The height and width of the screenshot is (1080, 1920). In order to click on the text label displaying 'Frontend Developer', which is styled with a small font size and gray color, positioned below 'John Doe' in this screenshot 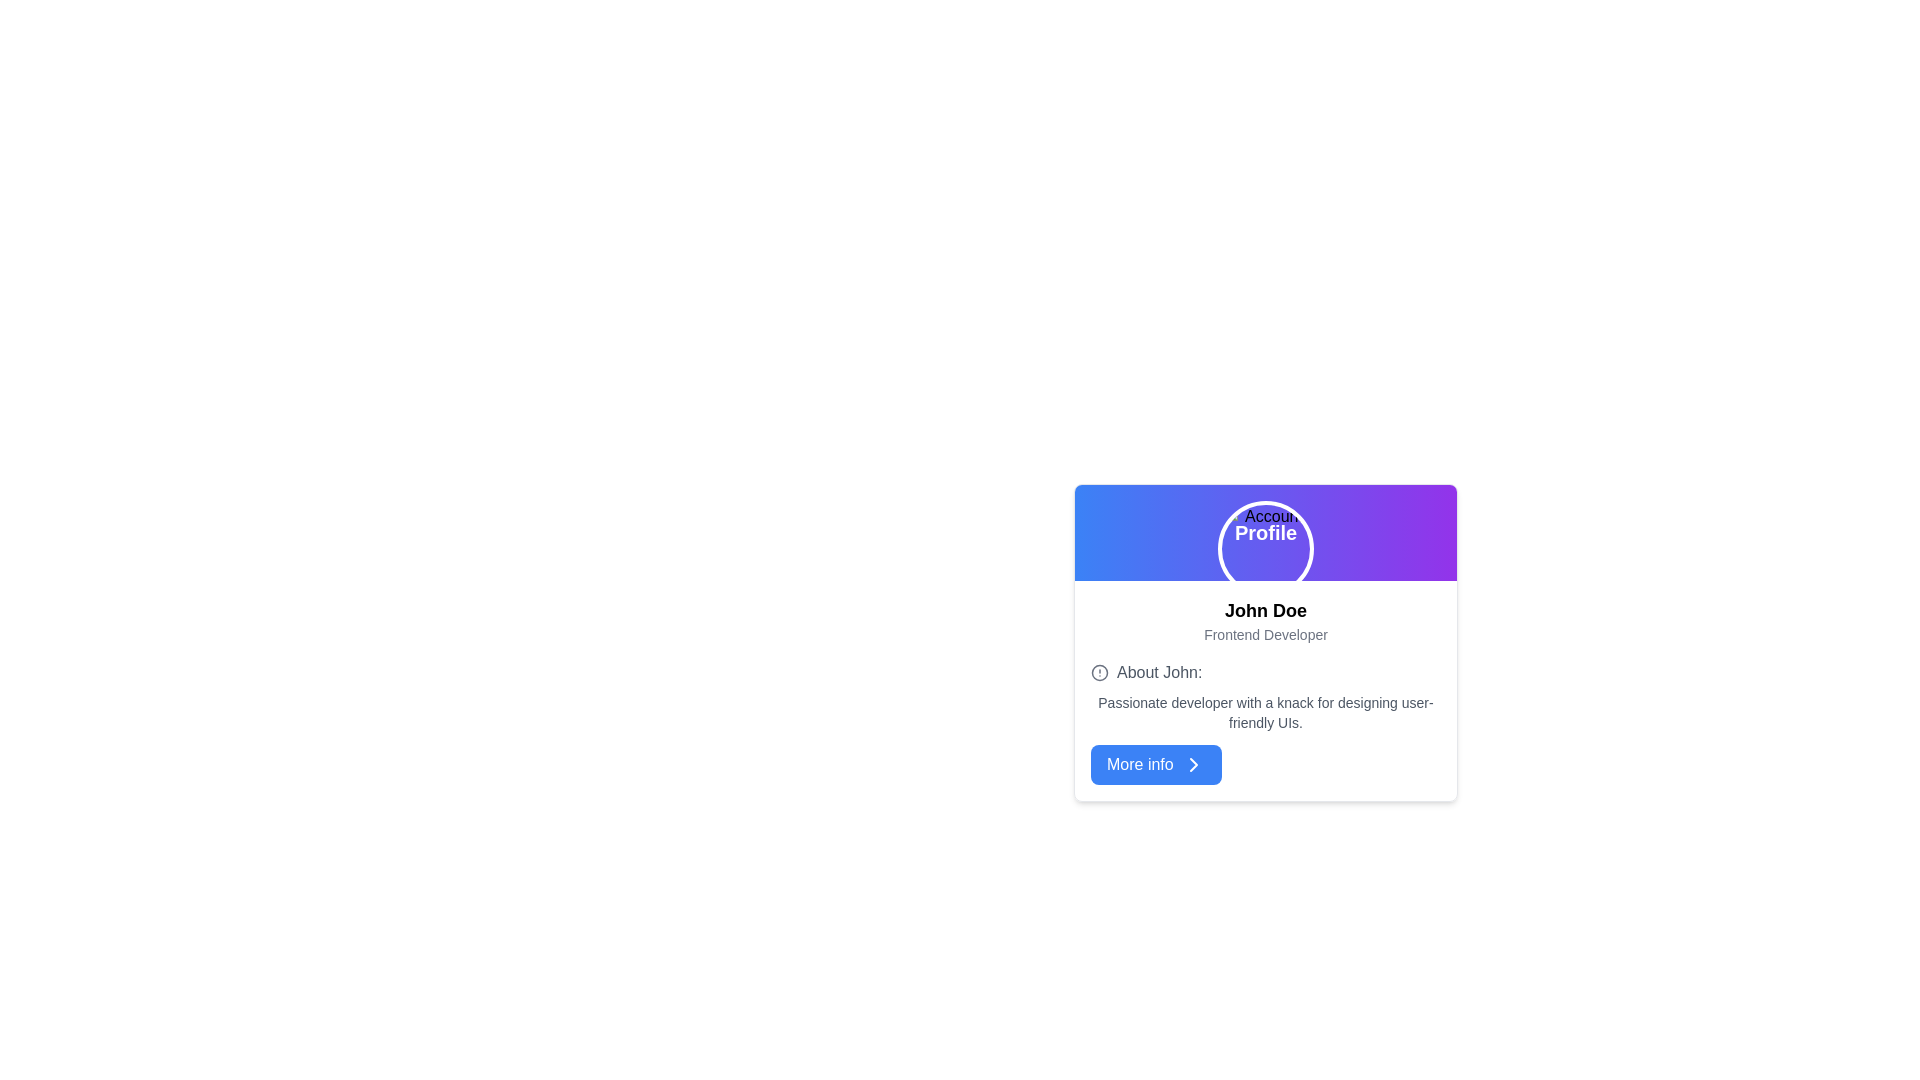, I will do `click(1265, 635)`.